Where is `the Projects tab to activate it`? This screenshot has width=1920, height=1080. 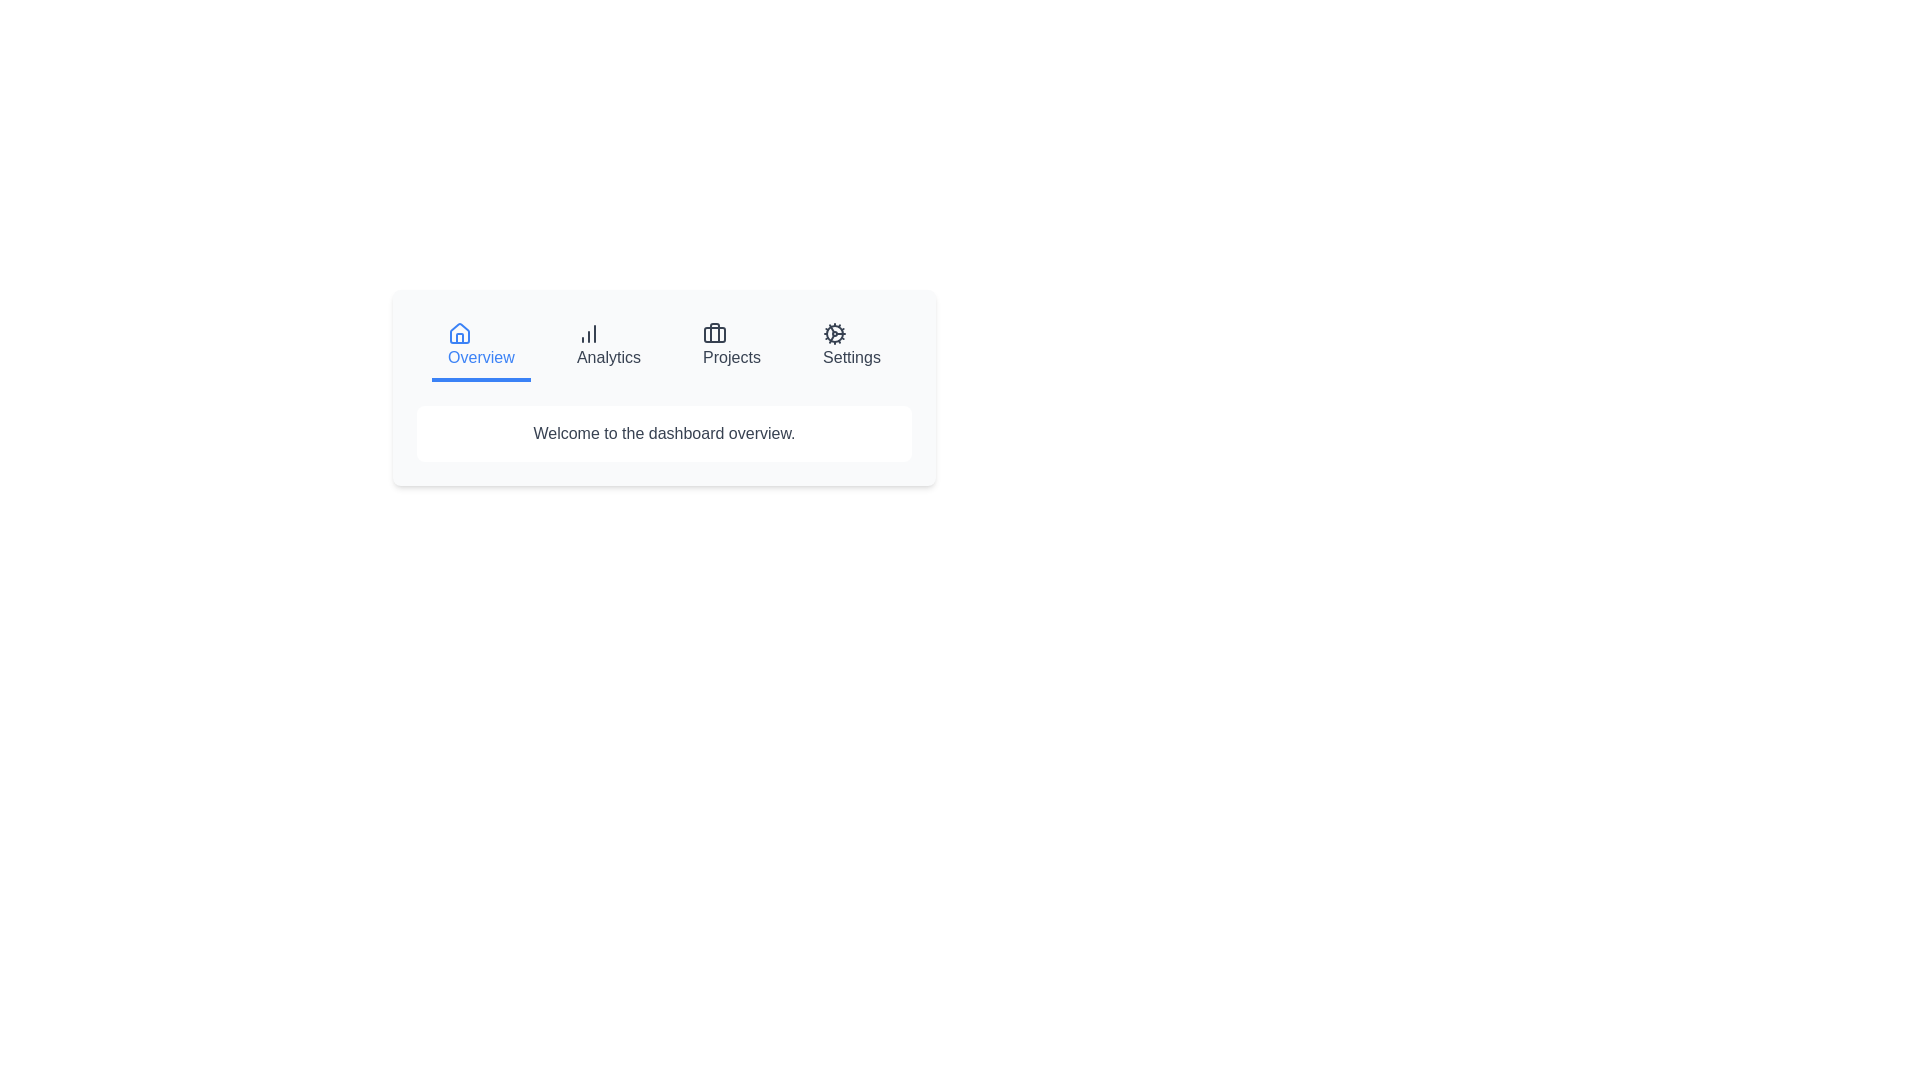
the Projects tab to activate it is located at coordinates (731, 346).